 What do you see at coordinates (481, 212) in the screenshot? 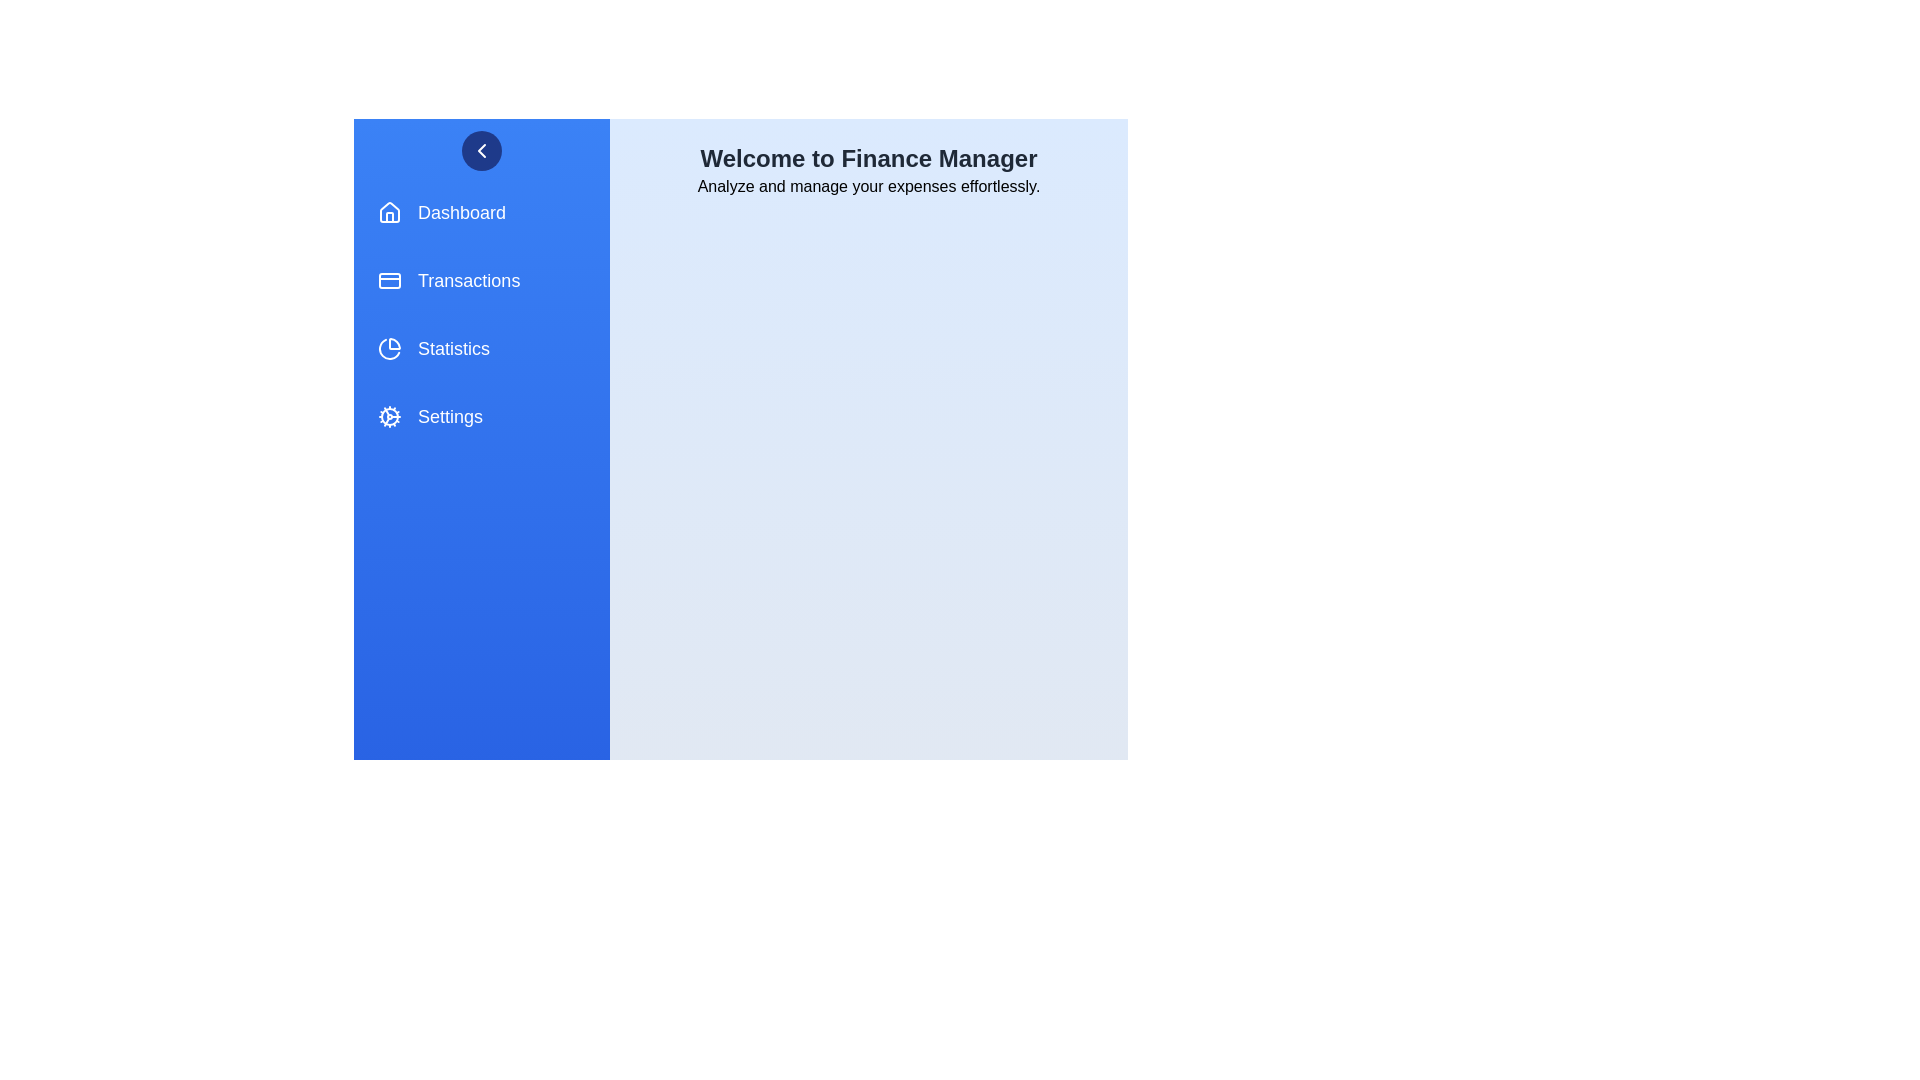
I see `the menu item Dashboard from the FinanceDrawer component` at bounding box center [481, 212].